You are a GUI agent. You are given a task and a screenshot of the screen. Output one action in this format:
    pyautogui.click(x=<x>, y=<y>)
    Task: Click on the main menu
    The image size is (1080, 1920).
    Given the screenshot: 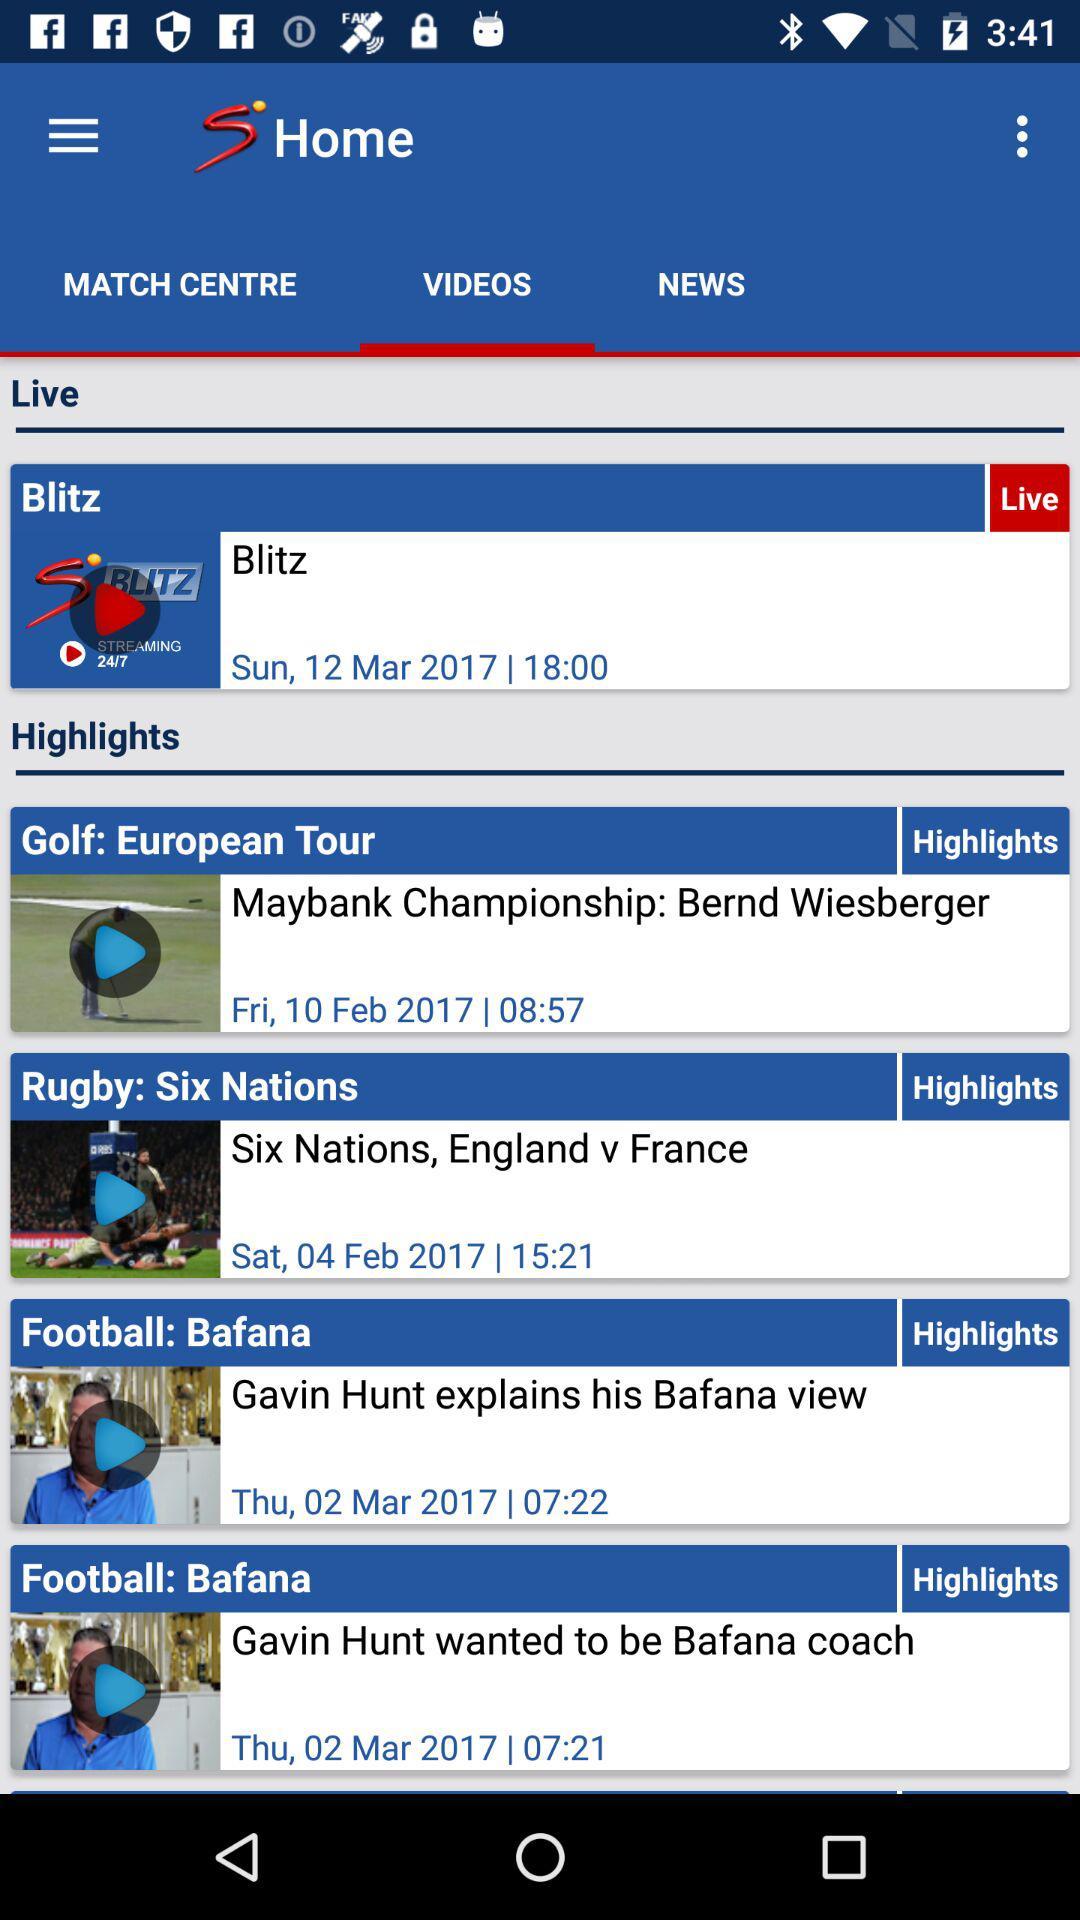 What is the action you would take?
    pyautogui.click(x=72, y=135)
    